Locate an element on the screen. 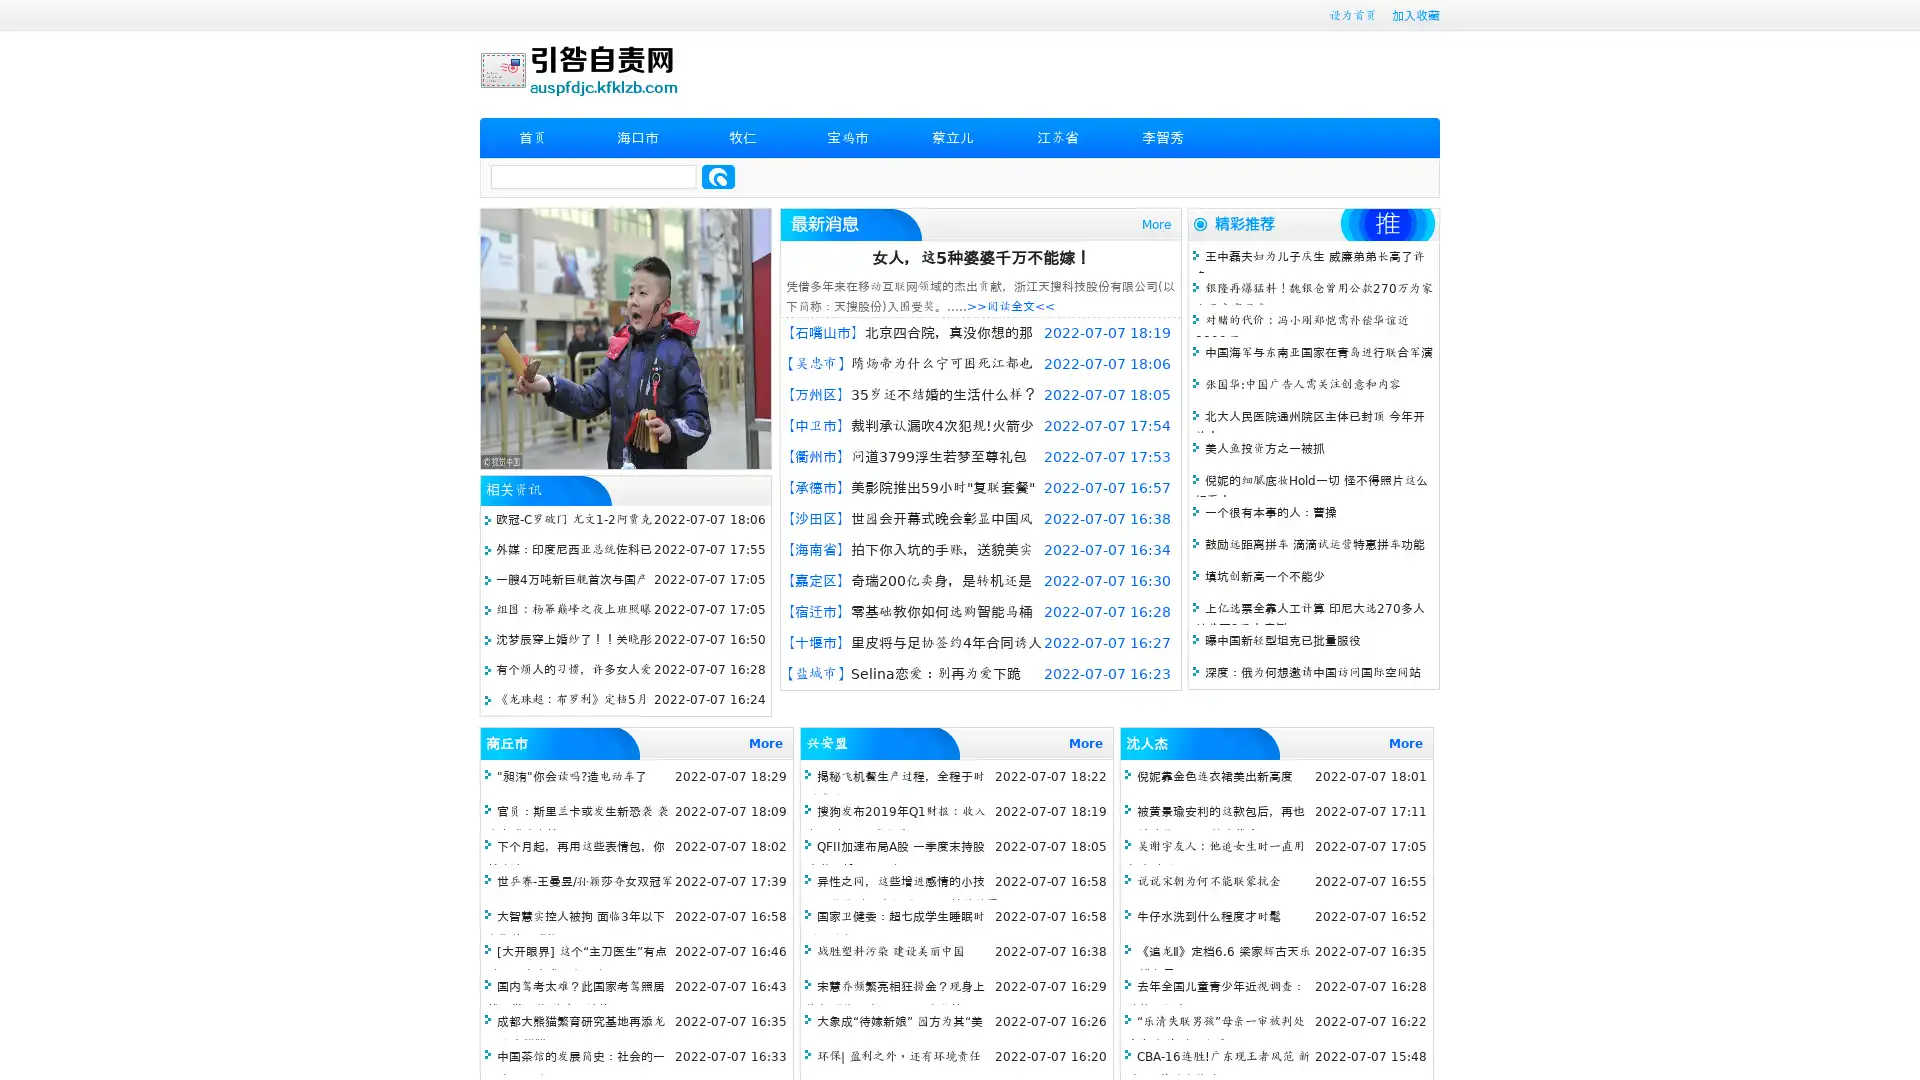 The height and width of the screenshot is (1080, 1920). Search is located at coordinates (718, 176).